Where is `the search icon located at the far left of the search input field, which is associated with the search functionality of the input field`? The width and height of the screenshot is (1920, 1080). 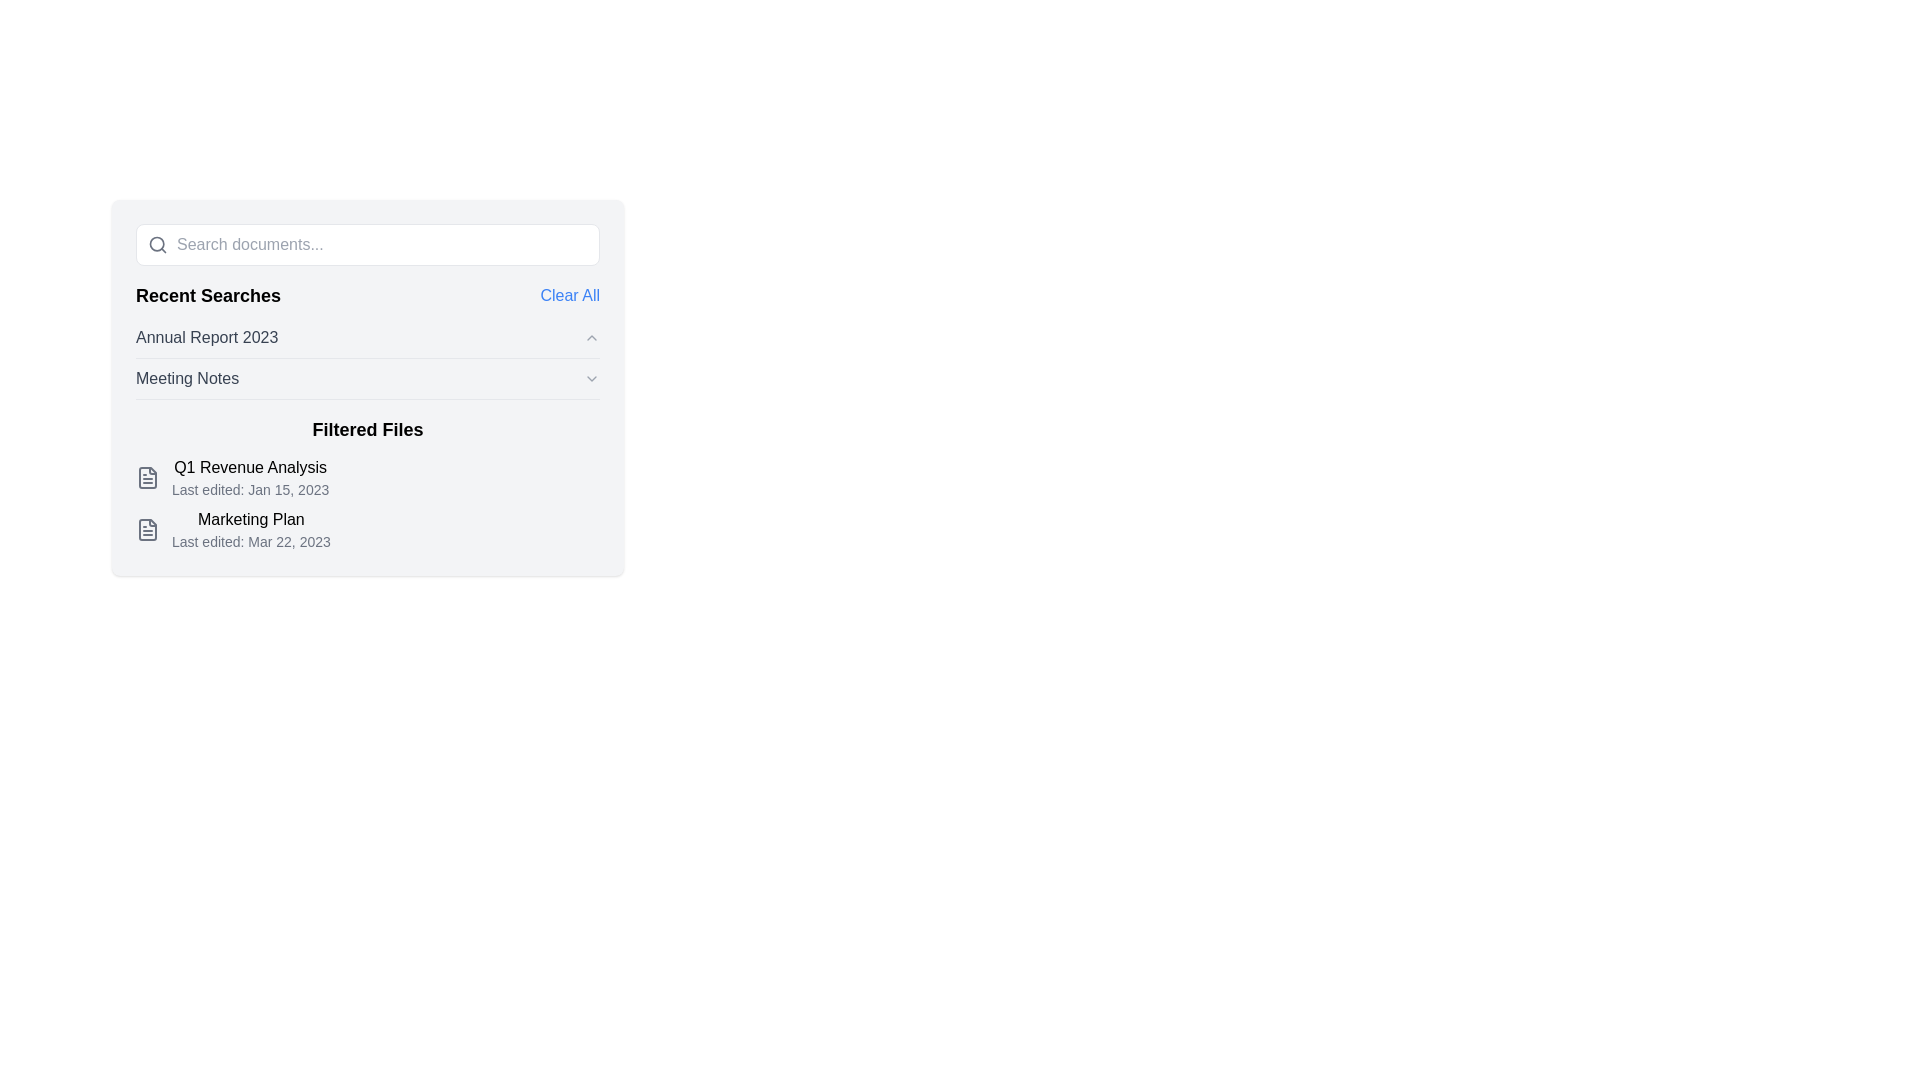 the search icon located at the far left of the search input field, which is associated with the search functionality of the input field is located at coordinates (151, 244).